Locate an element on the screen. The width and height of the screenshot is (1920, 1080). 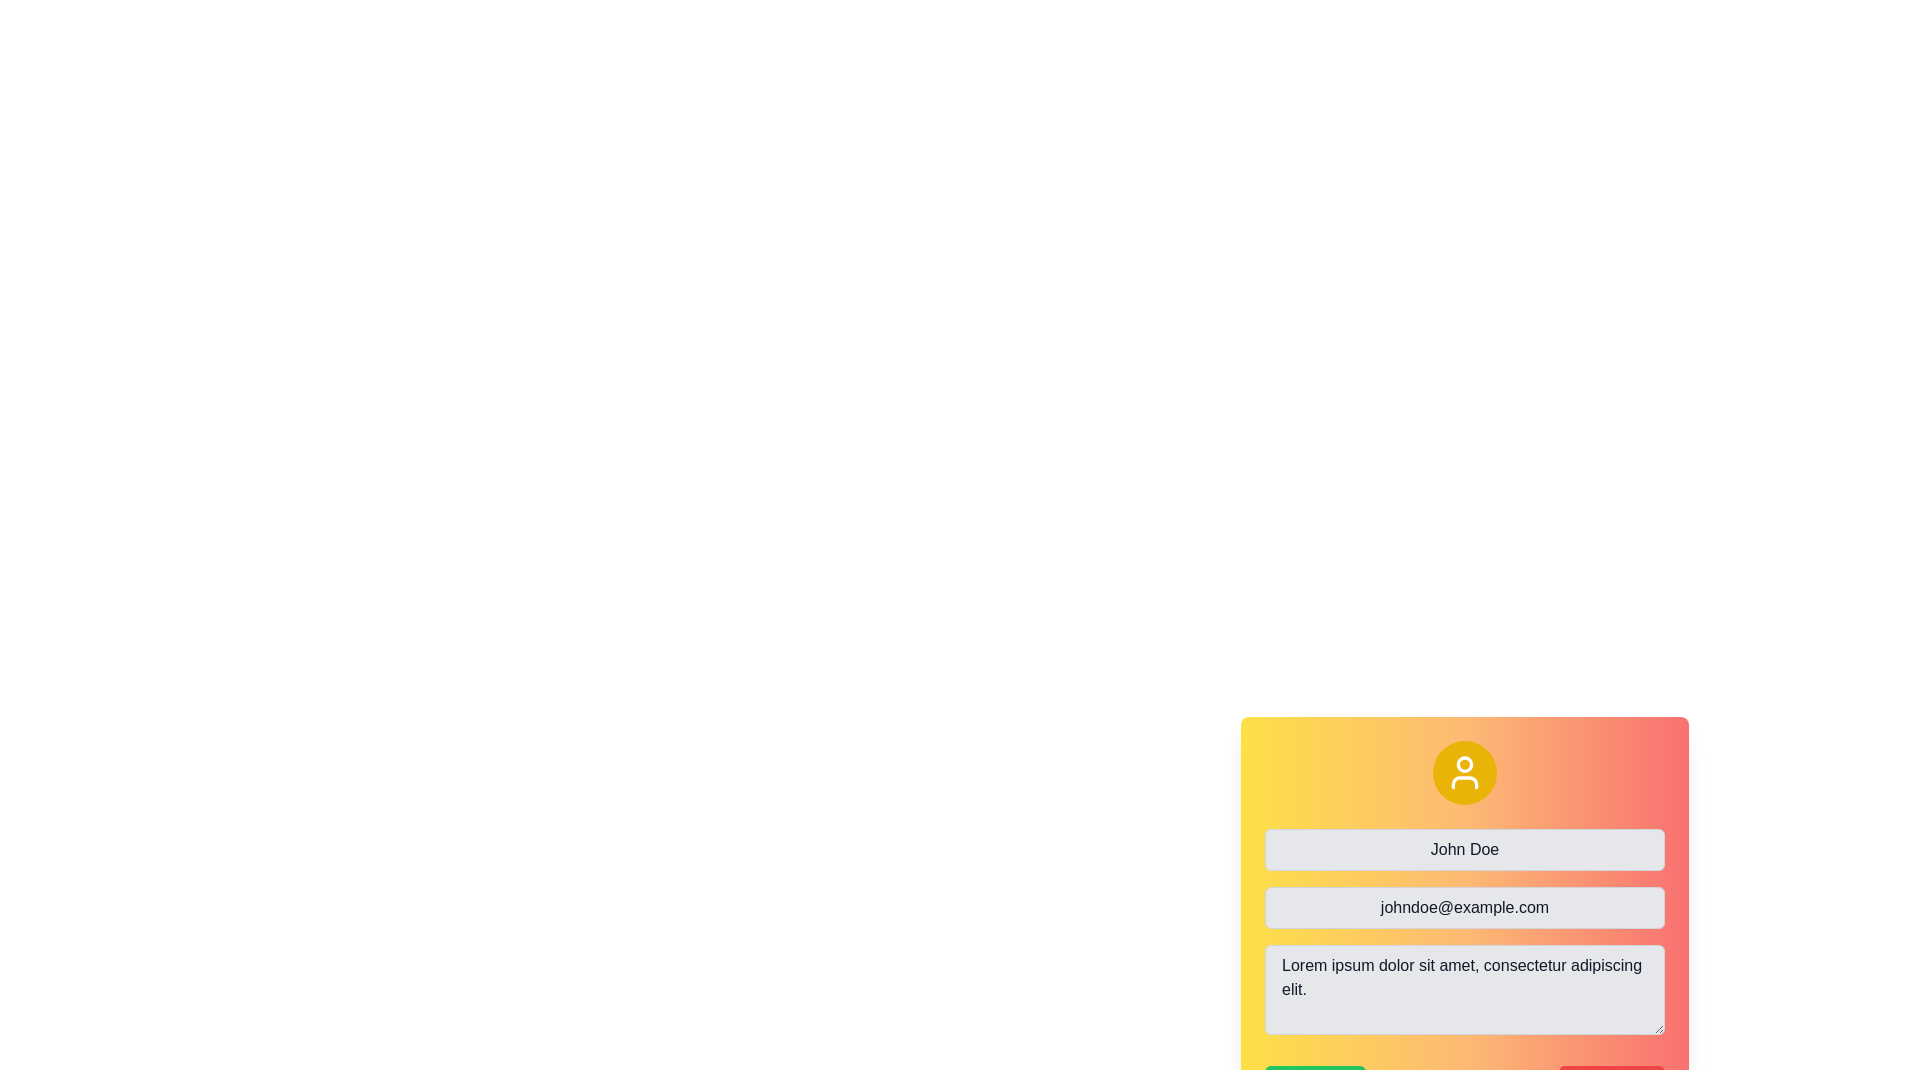
the static user profile icon located at the center of the top section of the rectangular card with a gradient background, positioned above the text fields for 'John Doe' and 'johndoe@example.com' is located at coordinates (1464, 771).